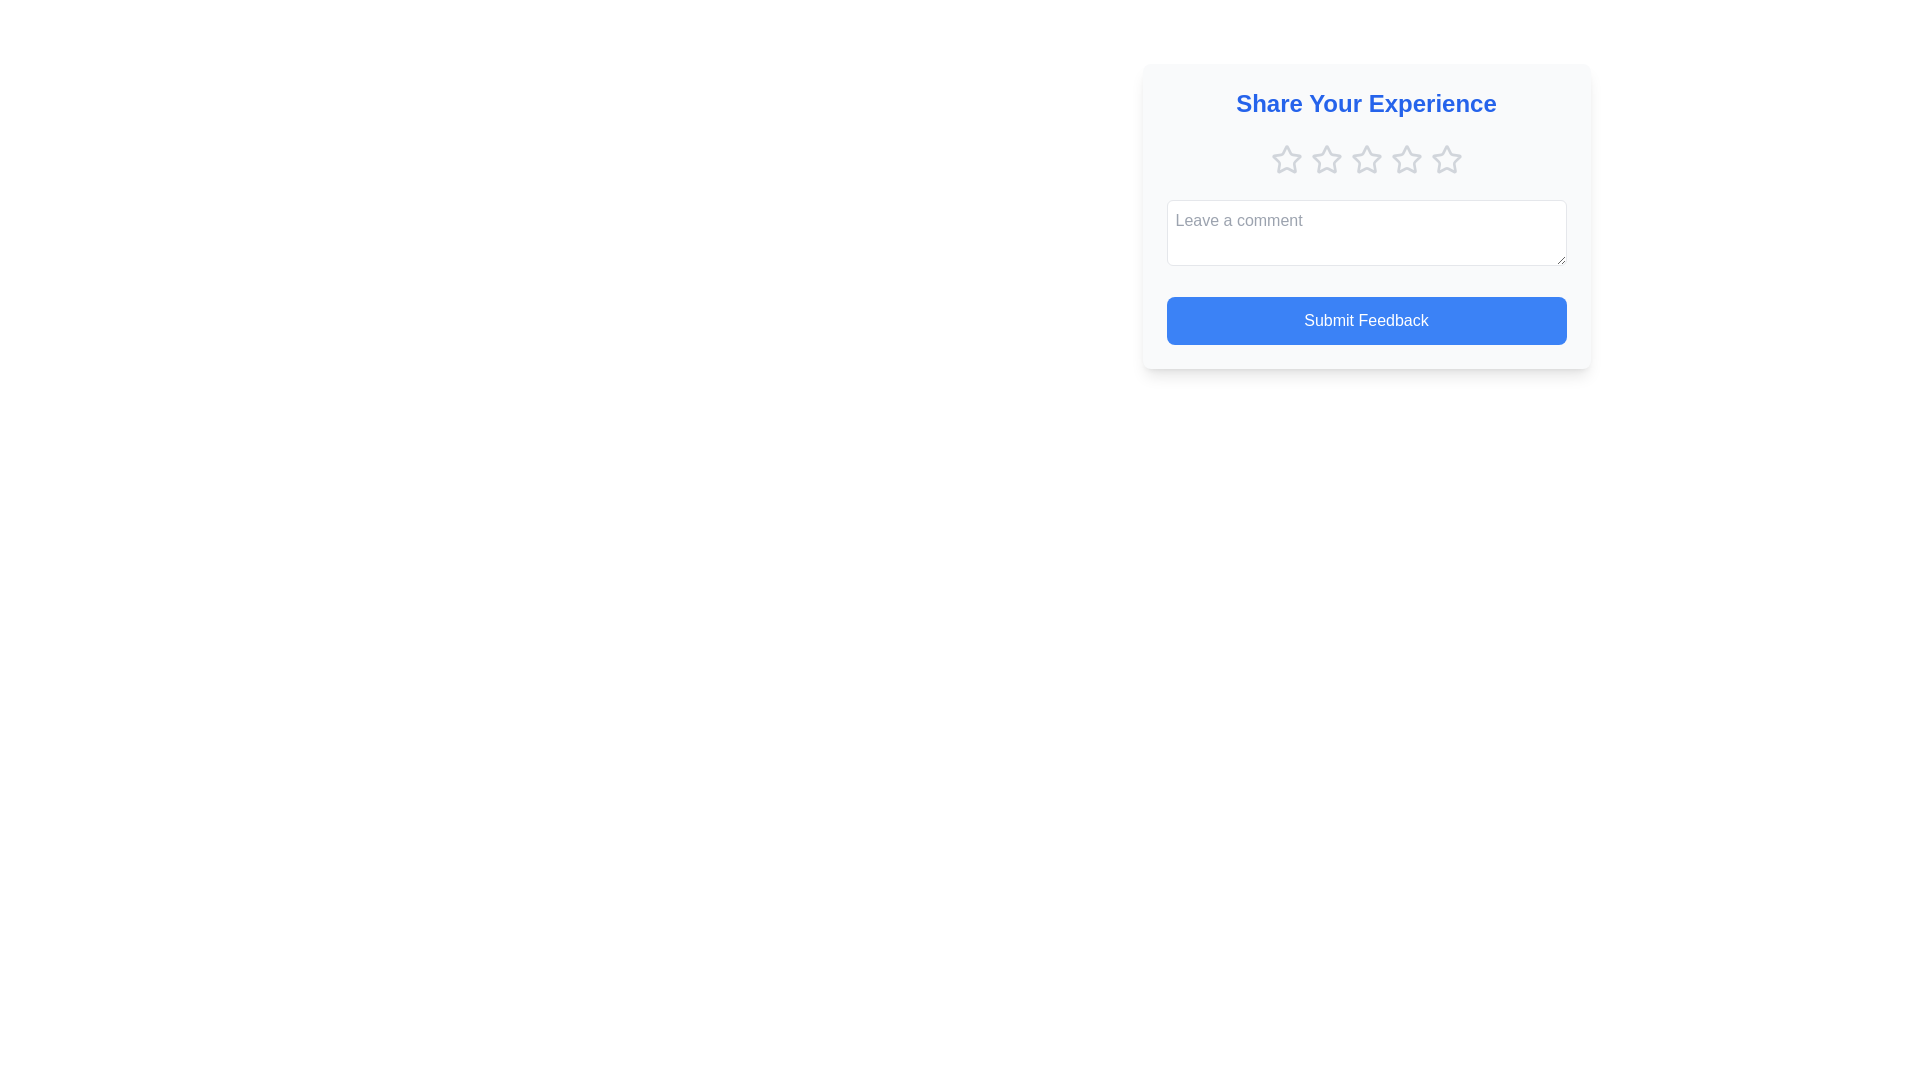 The image size is (1920, 1080). What do you see at coordinates (1446, 158) in the screenshot?
I see `the fifth star icon with a gray outline used for ratings in the modal titled 'Share Your Experience'` at bounding box center [1446, 158].